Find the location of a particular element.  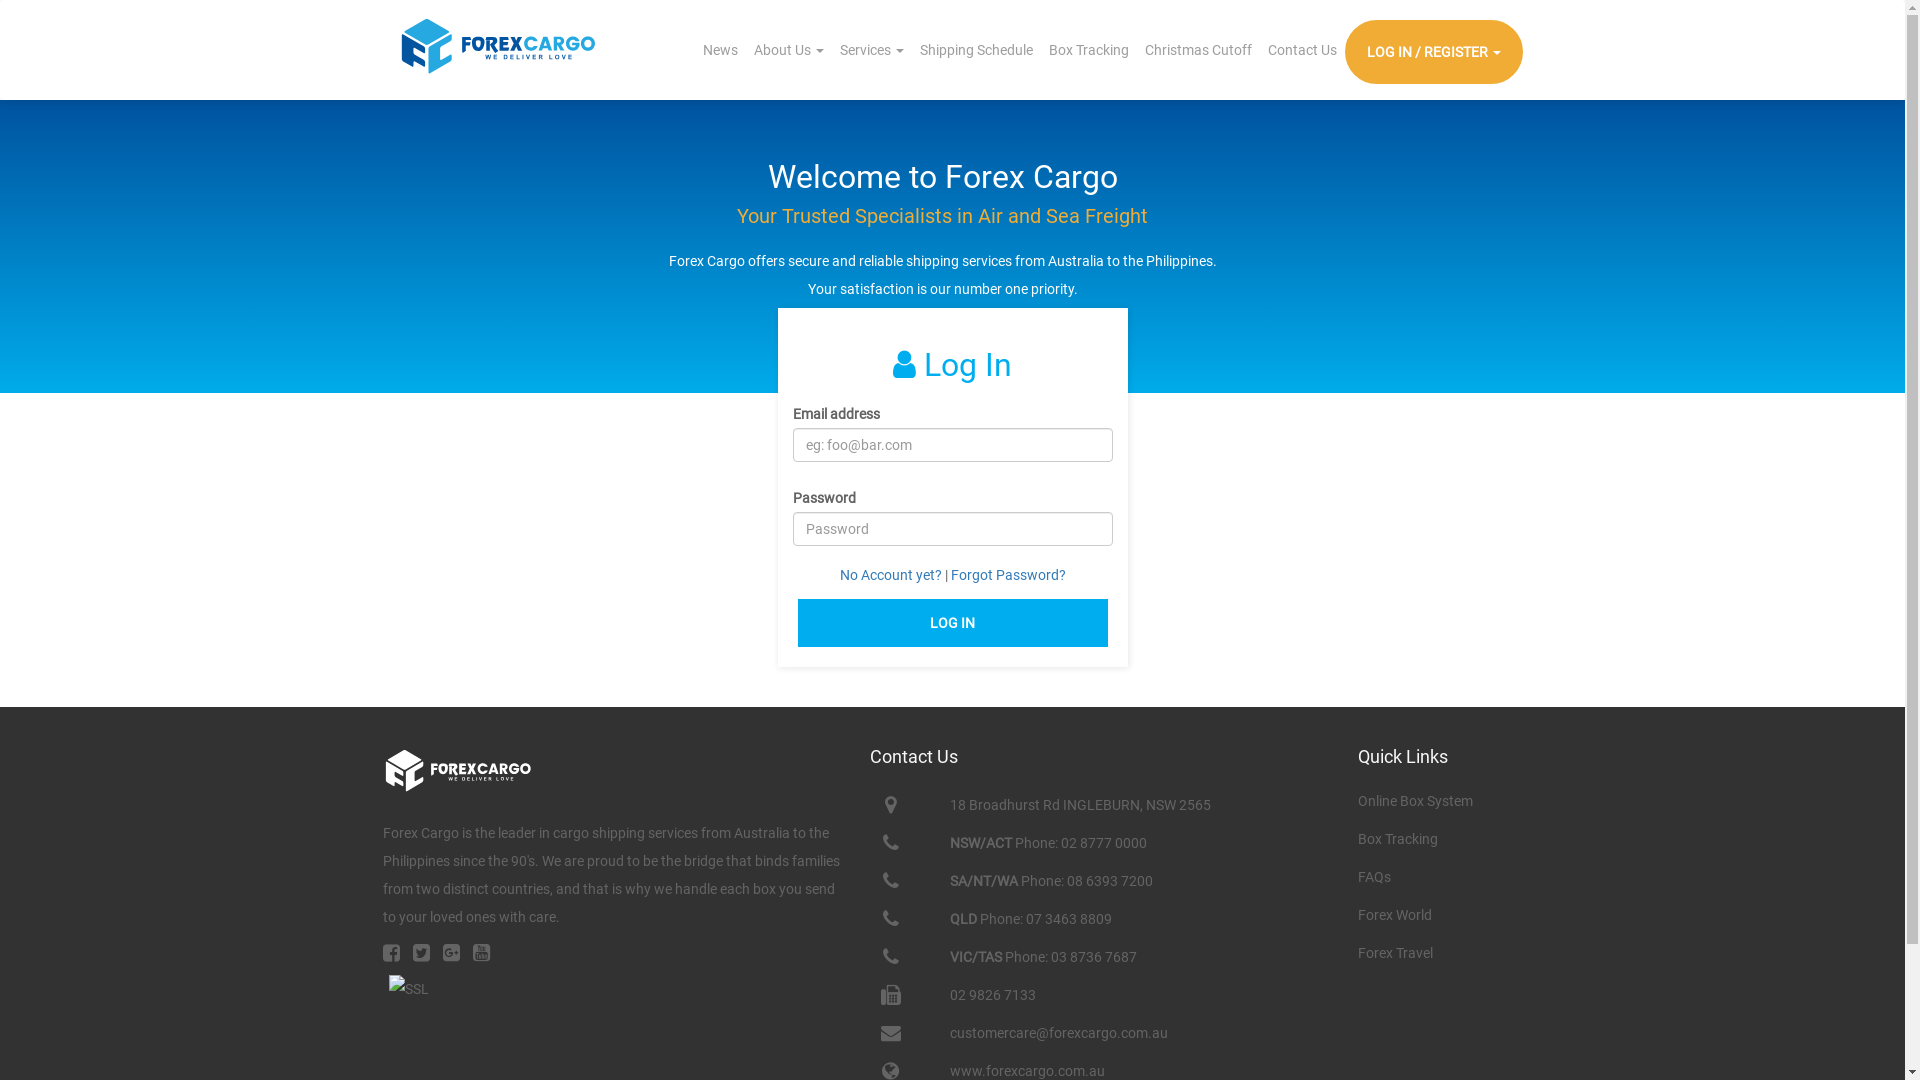

'GlobalSign Site Seal' is located at coordinates (388, 999).